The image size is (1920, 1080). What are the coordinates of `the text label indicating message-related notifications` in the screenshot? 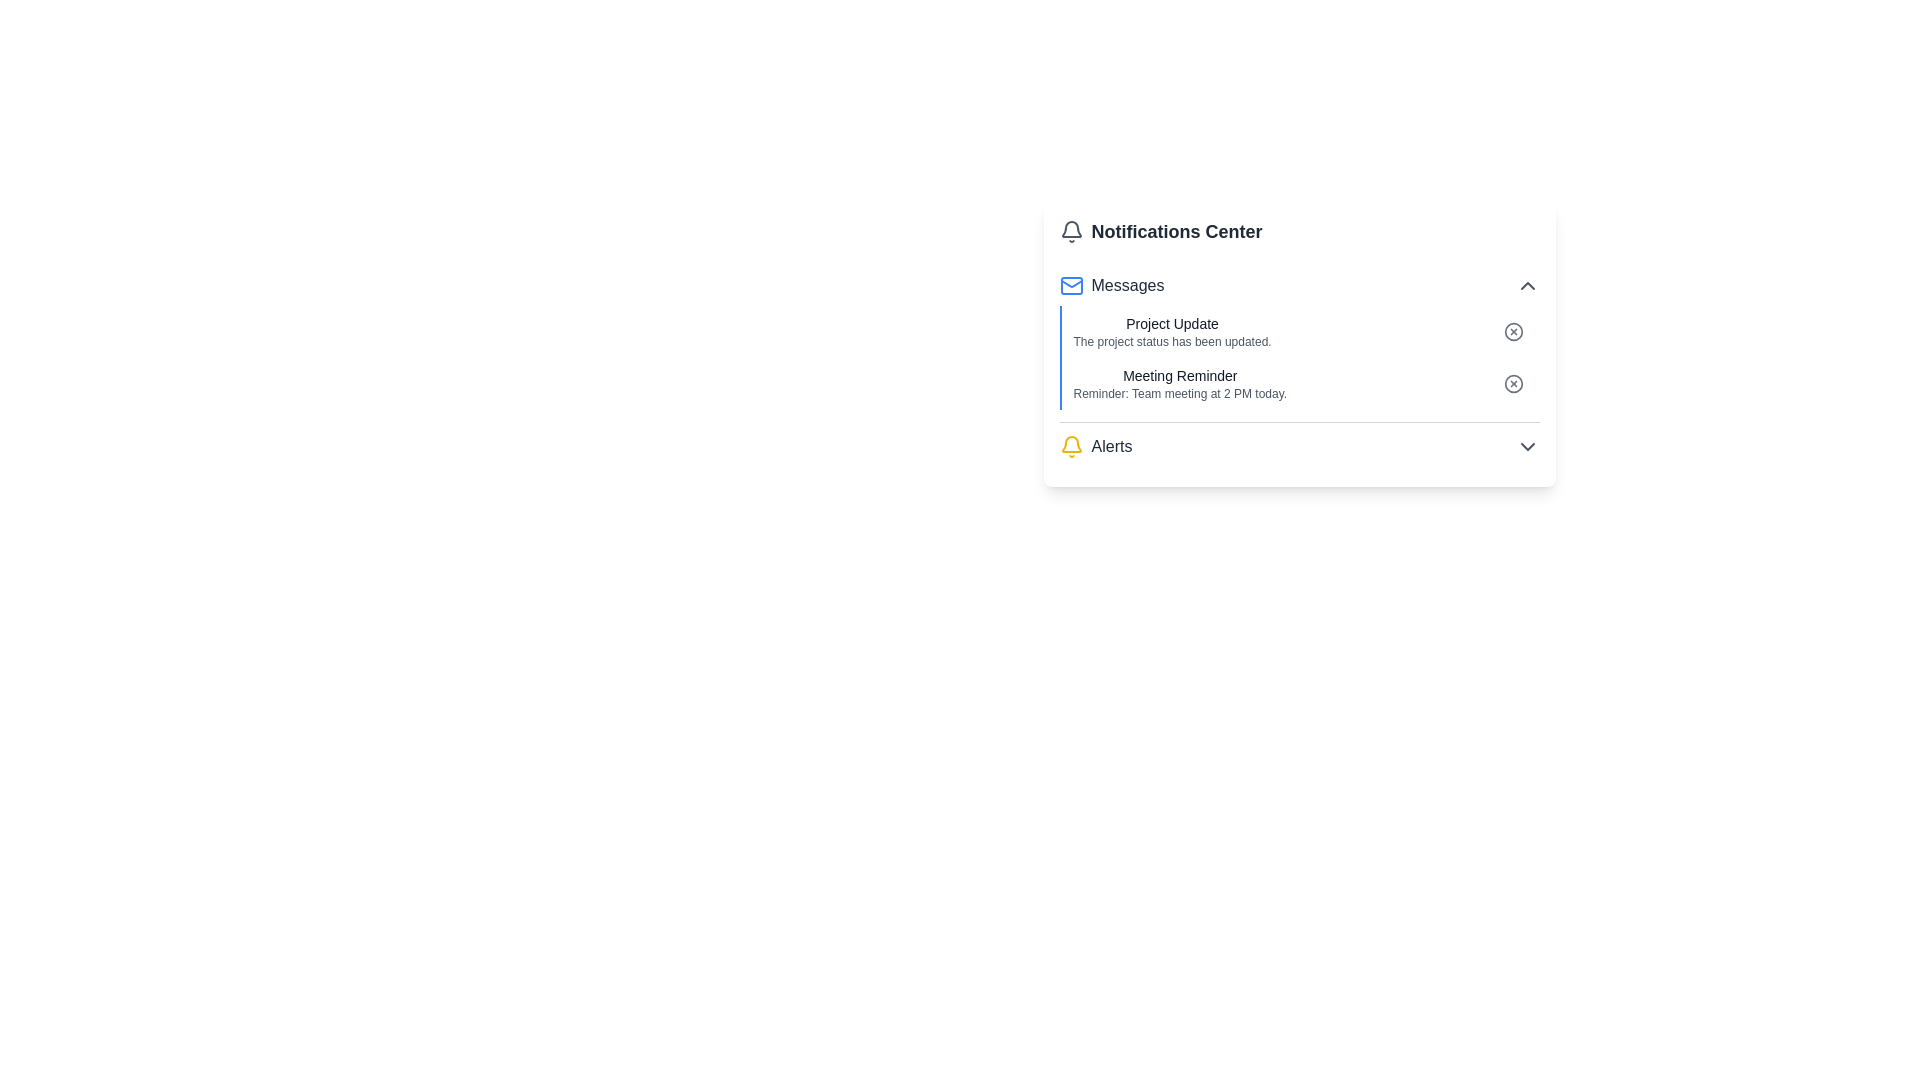 It's located at (1128, 285).